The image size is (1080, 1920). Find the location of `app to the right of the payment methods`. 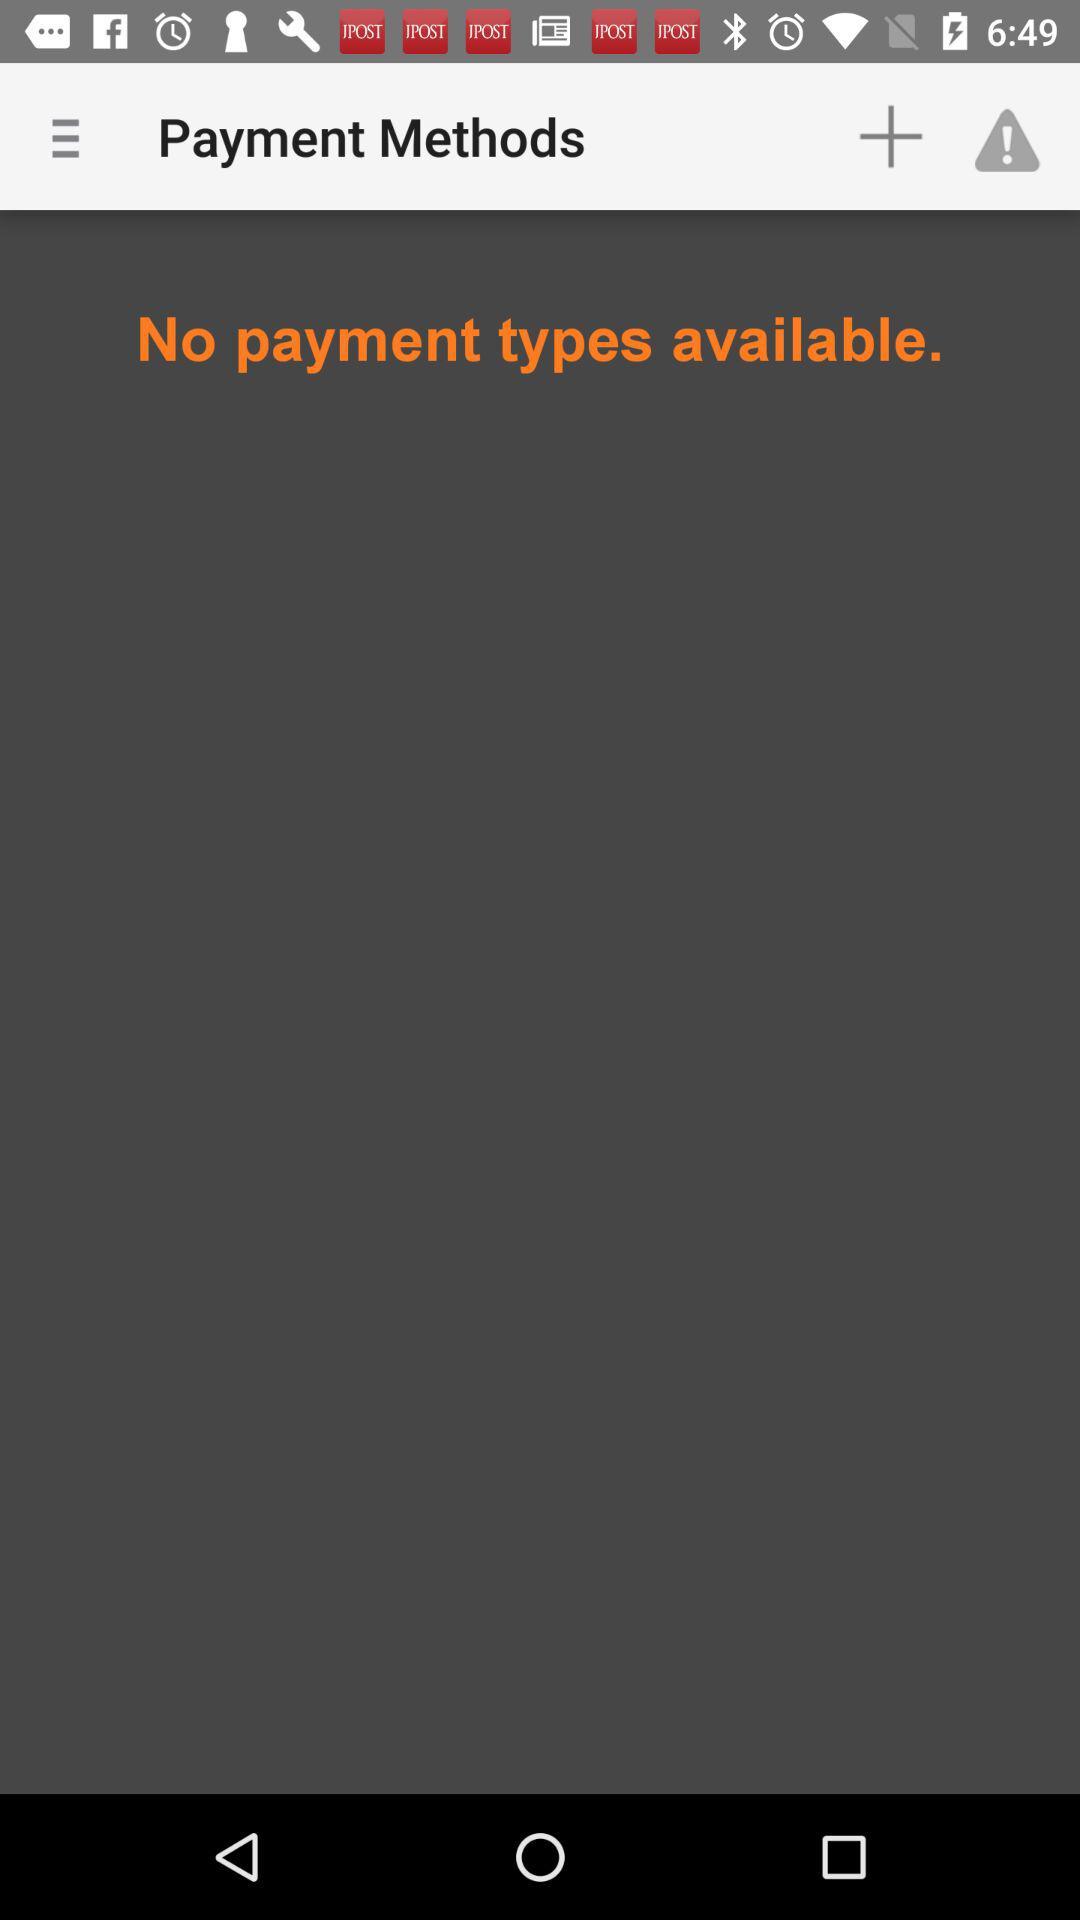

app to the right of the payment methods is located at coordinates (890, 135).